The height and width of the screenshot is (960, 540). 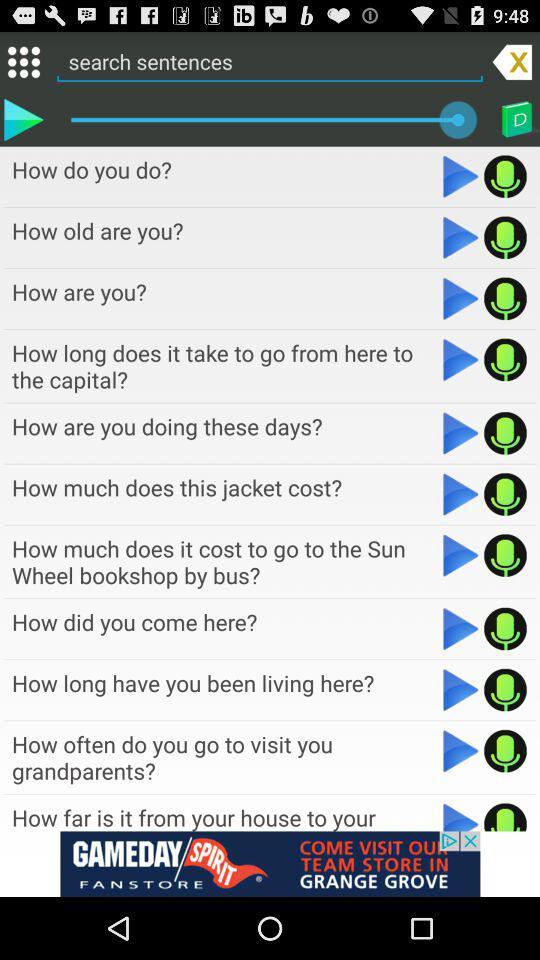 What do you see at coordinates (504, 816) in the screenshot?
I see `this audio` at bounding box center [504, 816].